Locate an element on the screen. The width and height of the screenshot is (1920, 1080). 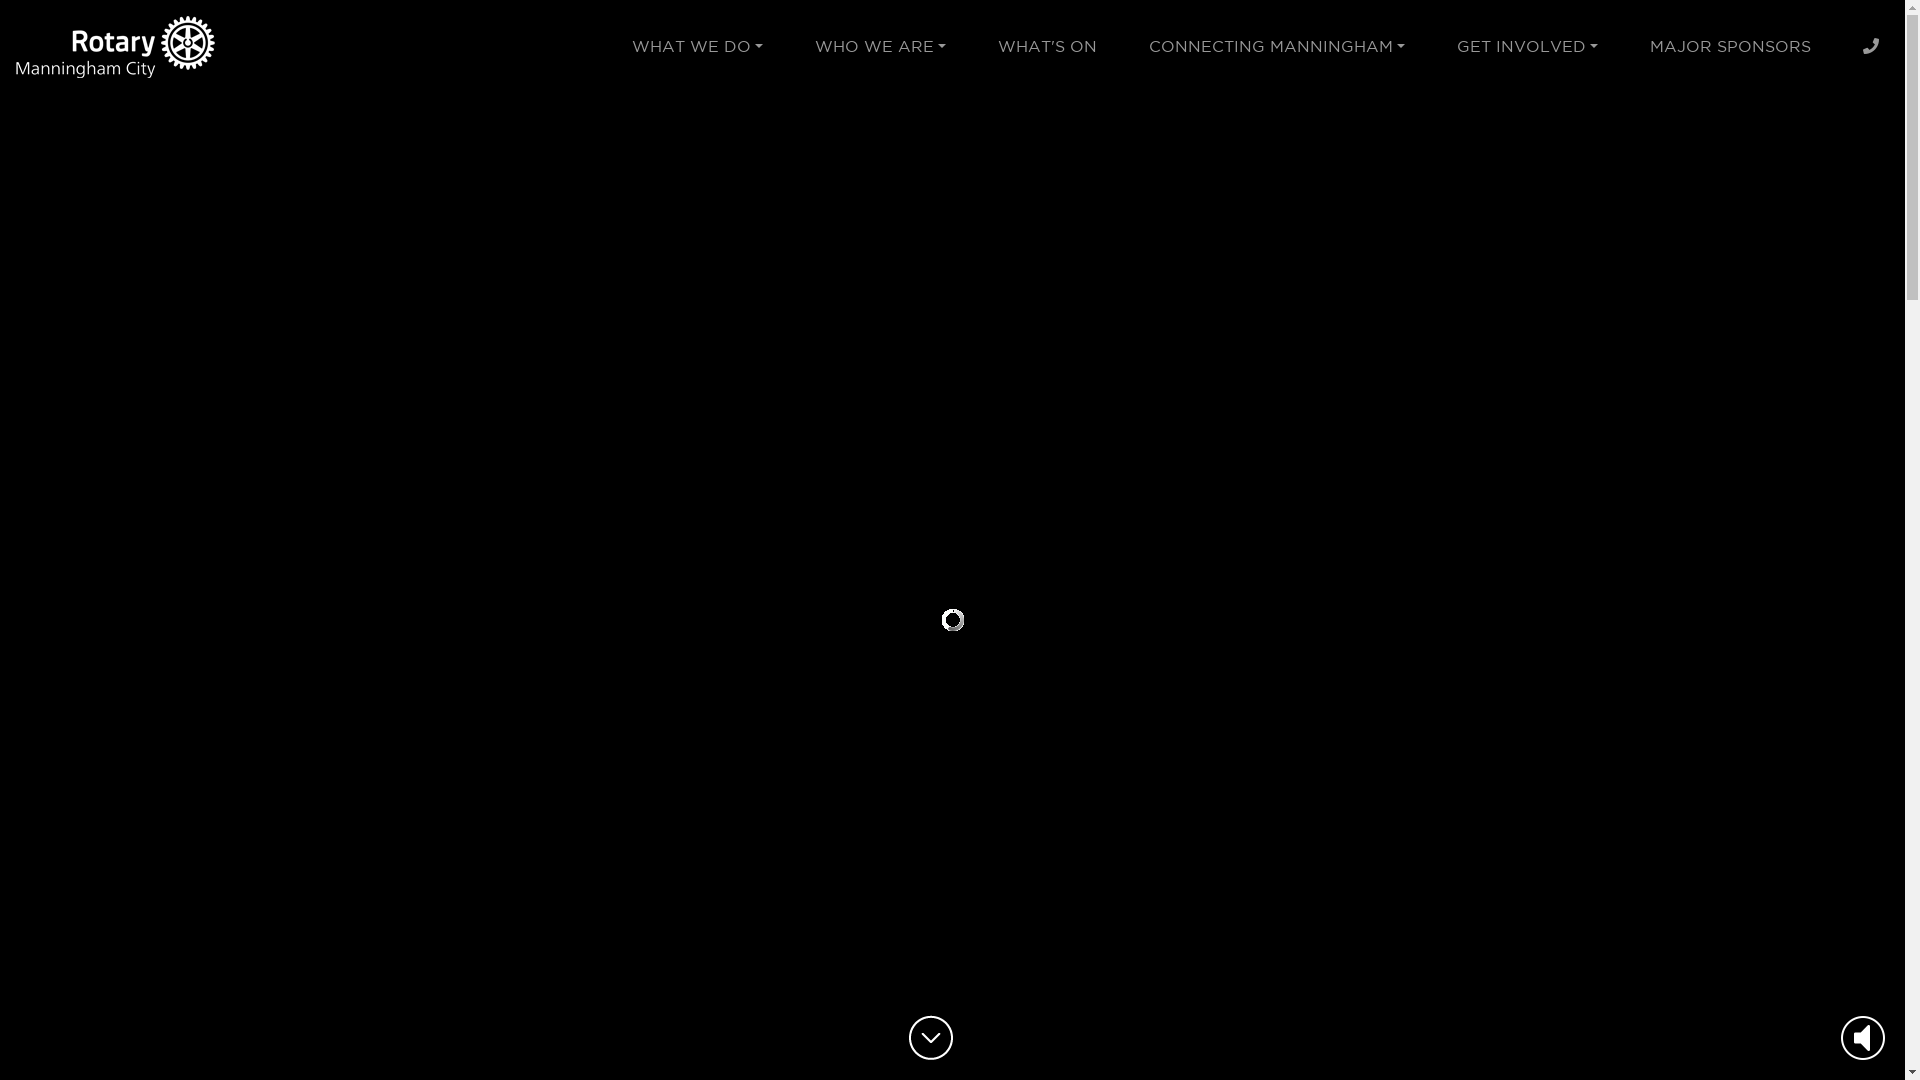
'CONNECTING MANNINGHAM' is located at coordinates (1275, 49).